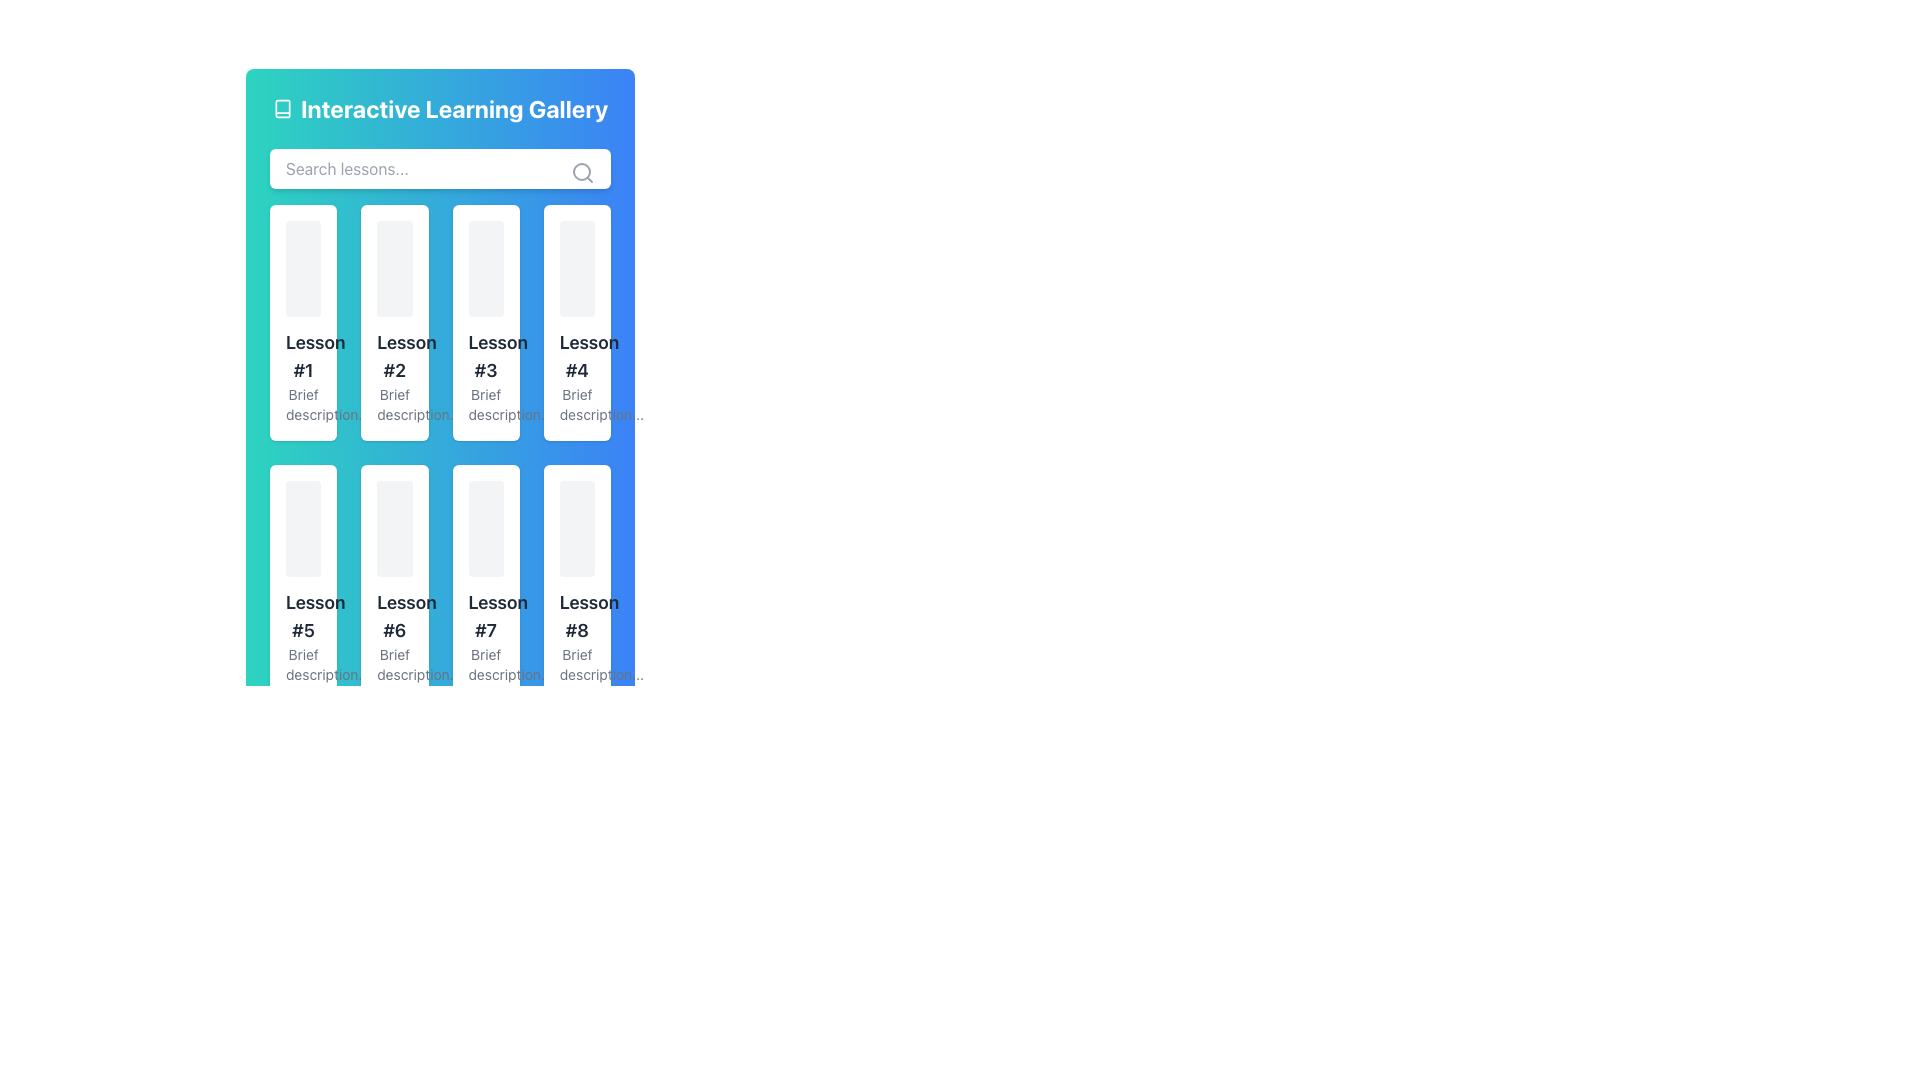 This screenshot has height=1080, width=1920. I want to click on text of the lesson title label located in the top row, third column of the card structure, positioned above the text 'Brief description...', so click(486, 356).